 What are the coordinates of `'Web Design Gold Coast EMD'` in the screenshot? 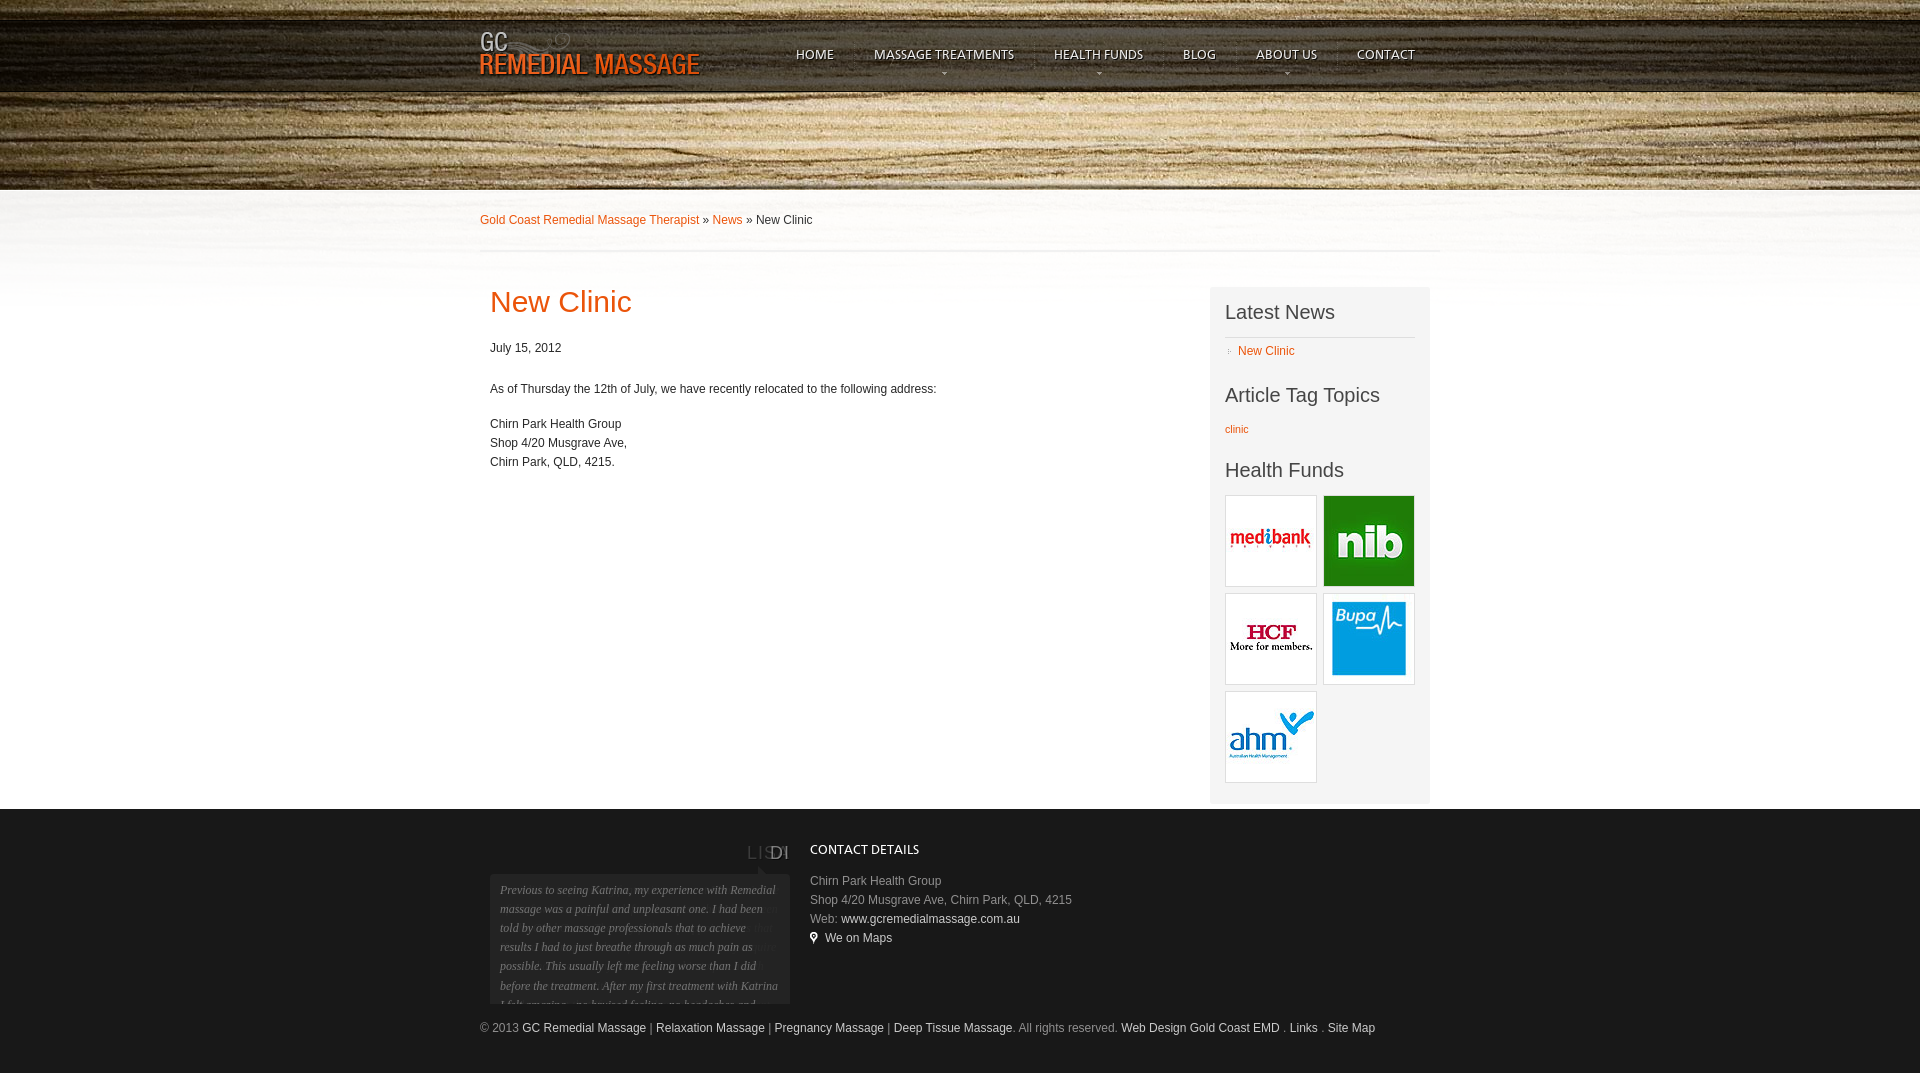 It's located at (1200, 1028).